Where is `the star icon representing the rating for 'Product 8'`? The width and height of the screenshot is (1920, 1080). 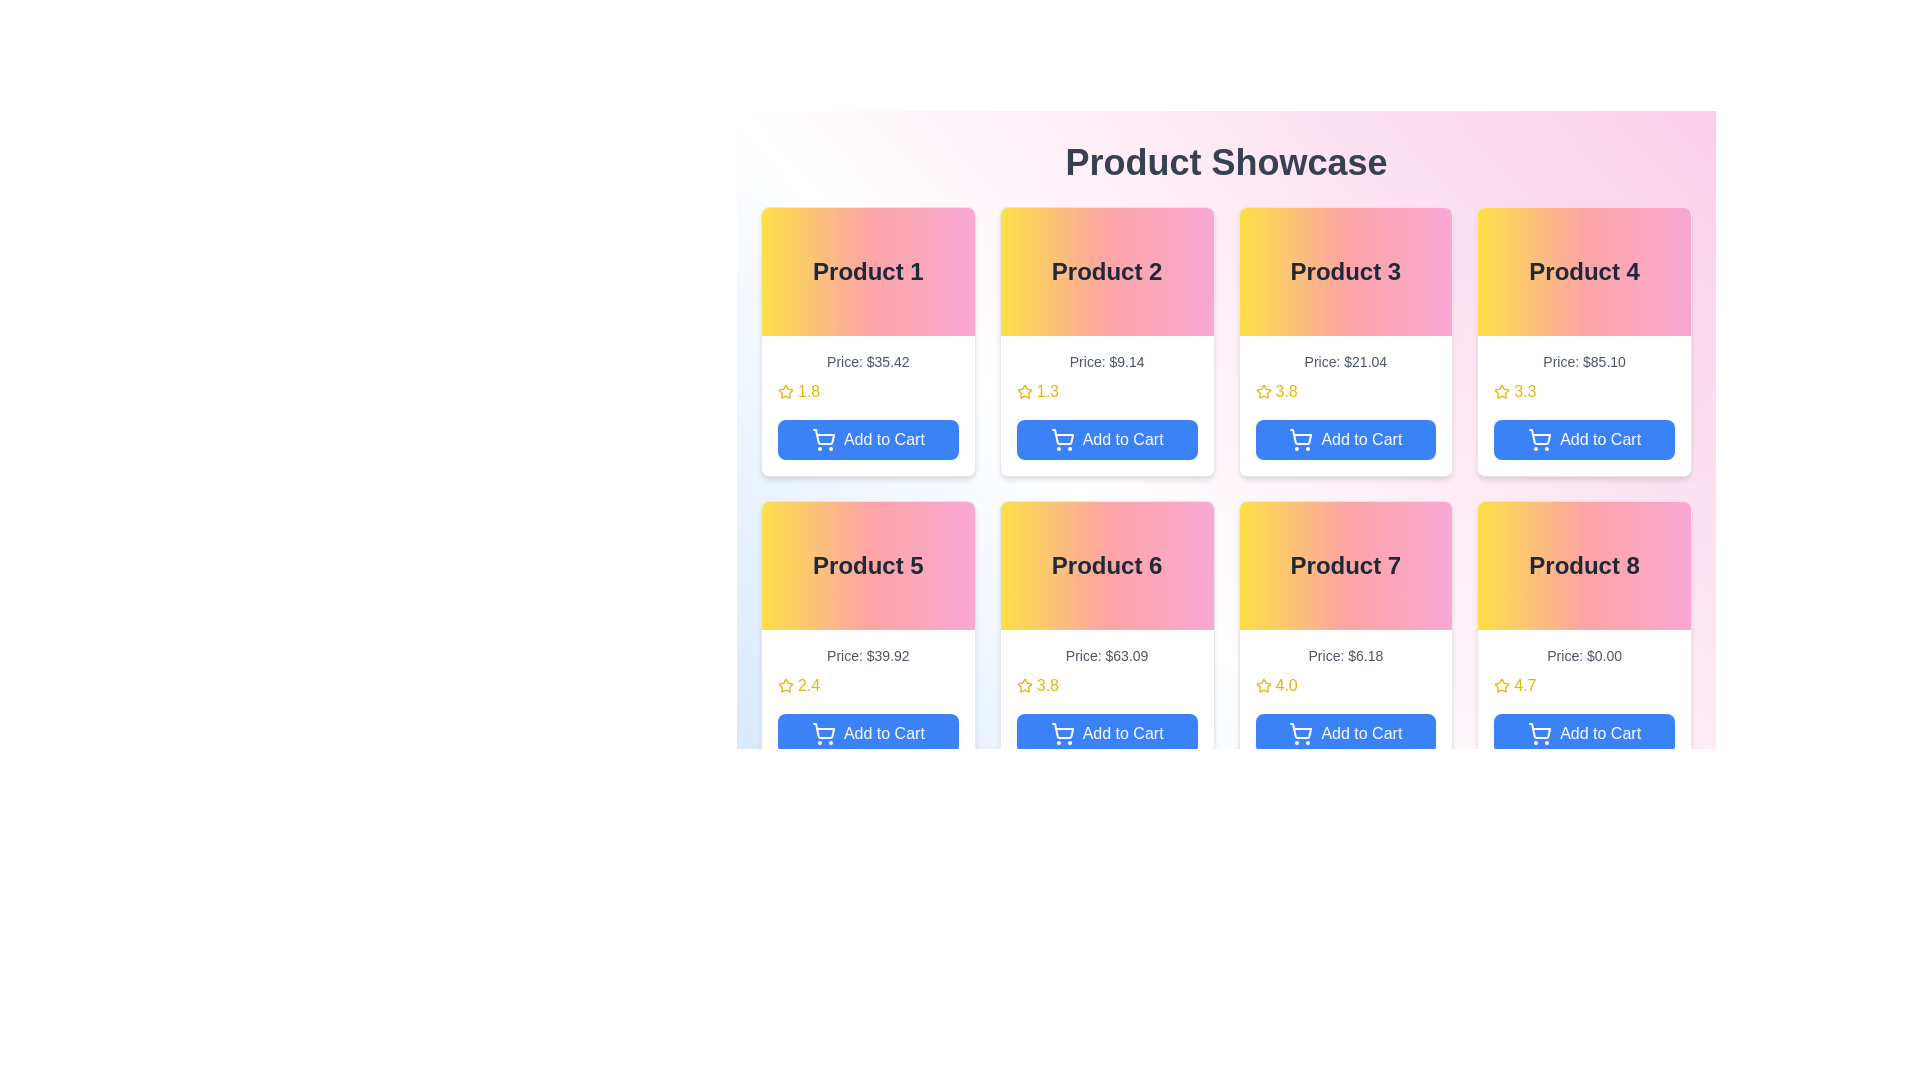 the star icon representing the rating for 'Product 8' is located at coordinates (1502, 684).